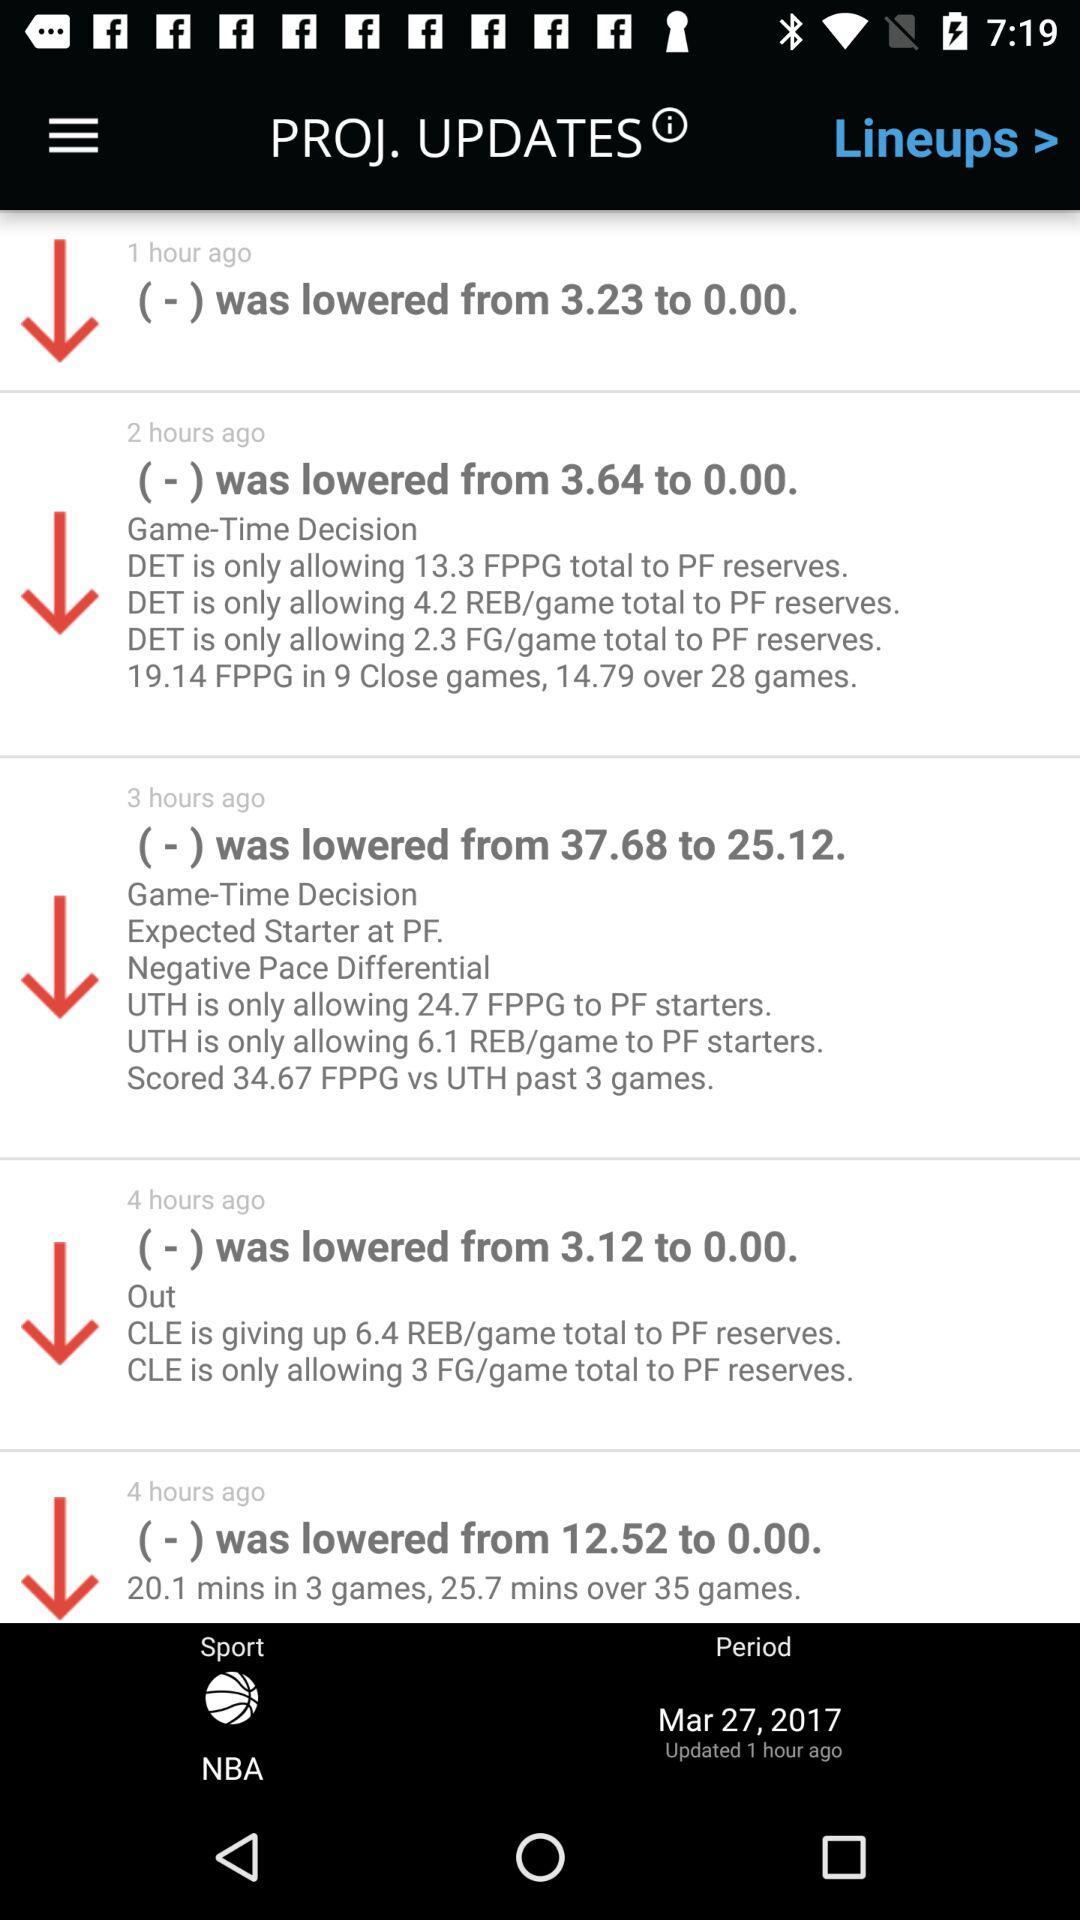  What do you see at coordinates (231, 1729) in the screenshot?
I see `the icon below sport icon` at bounding box center [231, 1729].